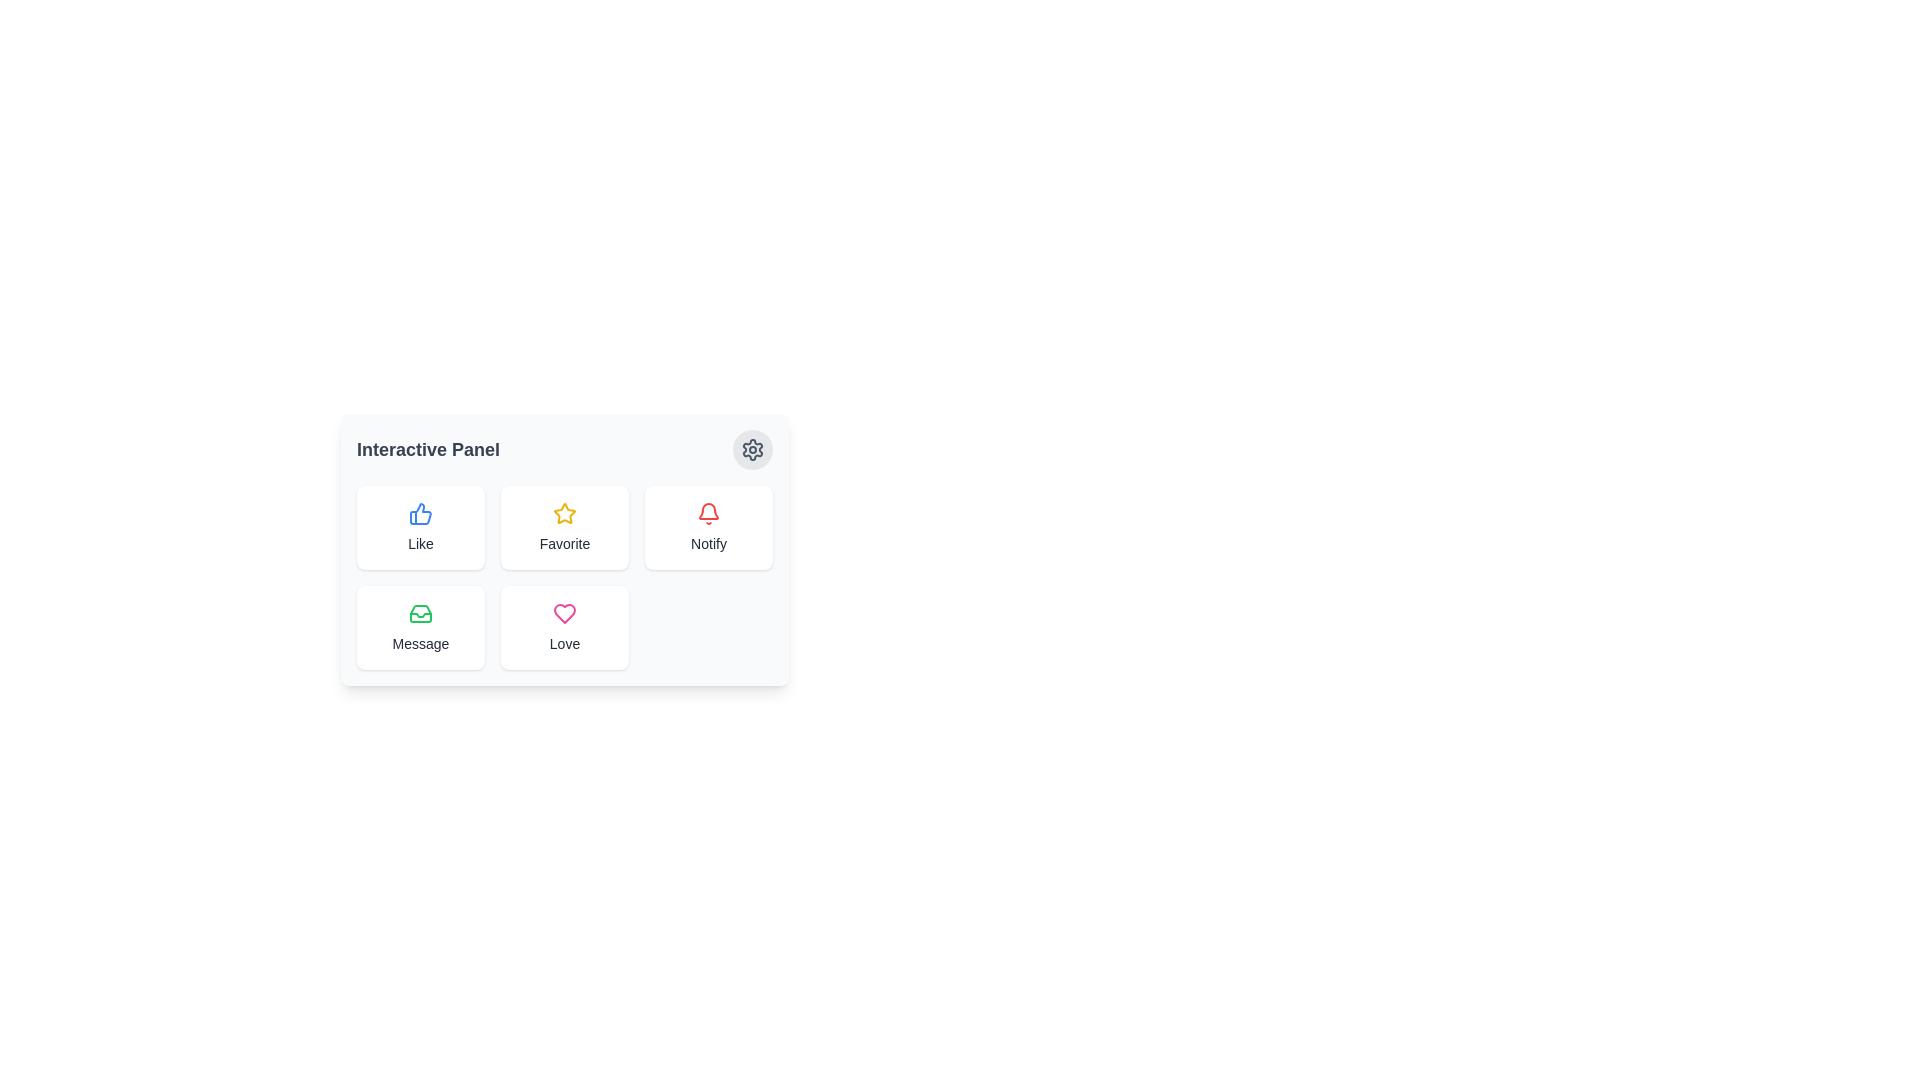 This screenshot has width=1920, height=1080. Describe the element at coordinates (420, 527) in the screenshot. I see `the 'Like' button located at the top-left corner of the grid layout to express appreciation` at that location.